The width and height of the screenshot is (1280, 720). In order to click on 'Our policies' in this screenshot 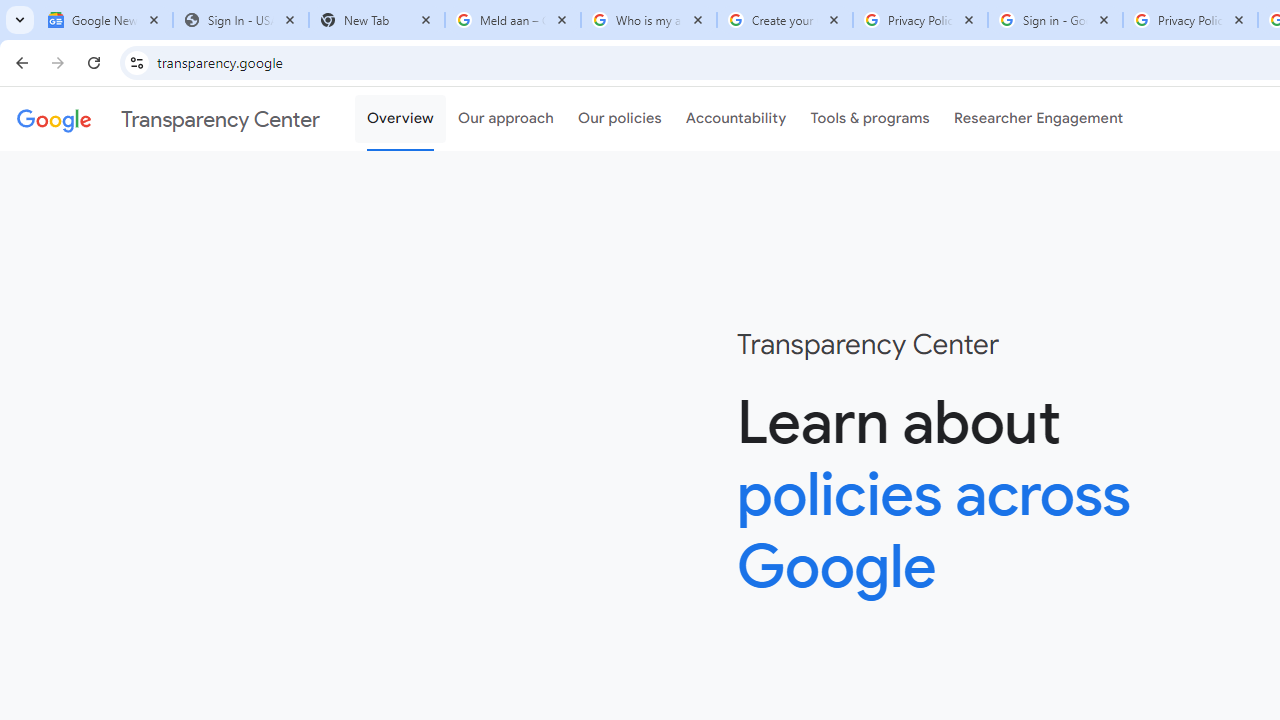, I will do `click(619, 119)`.